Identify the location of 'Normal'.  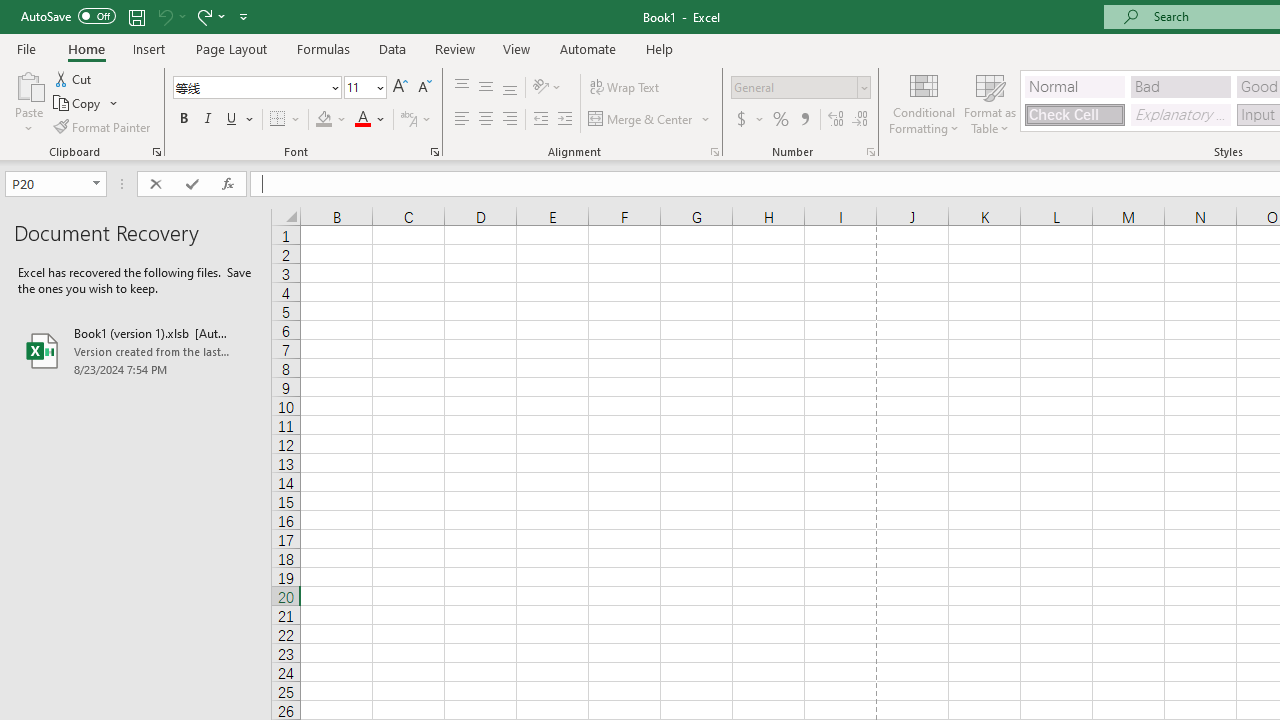
(1073, 85).